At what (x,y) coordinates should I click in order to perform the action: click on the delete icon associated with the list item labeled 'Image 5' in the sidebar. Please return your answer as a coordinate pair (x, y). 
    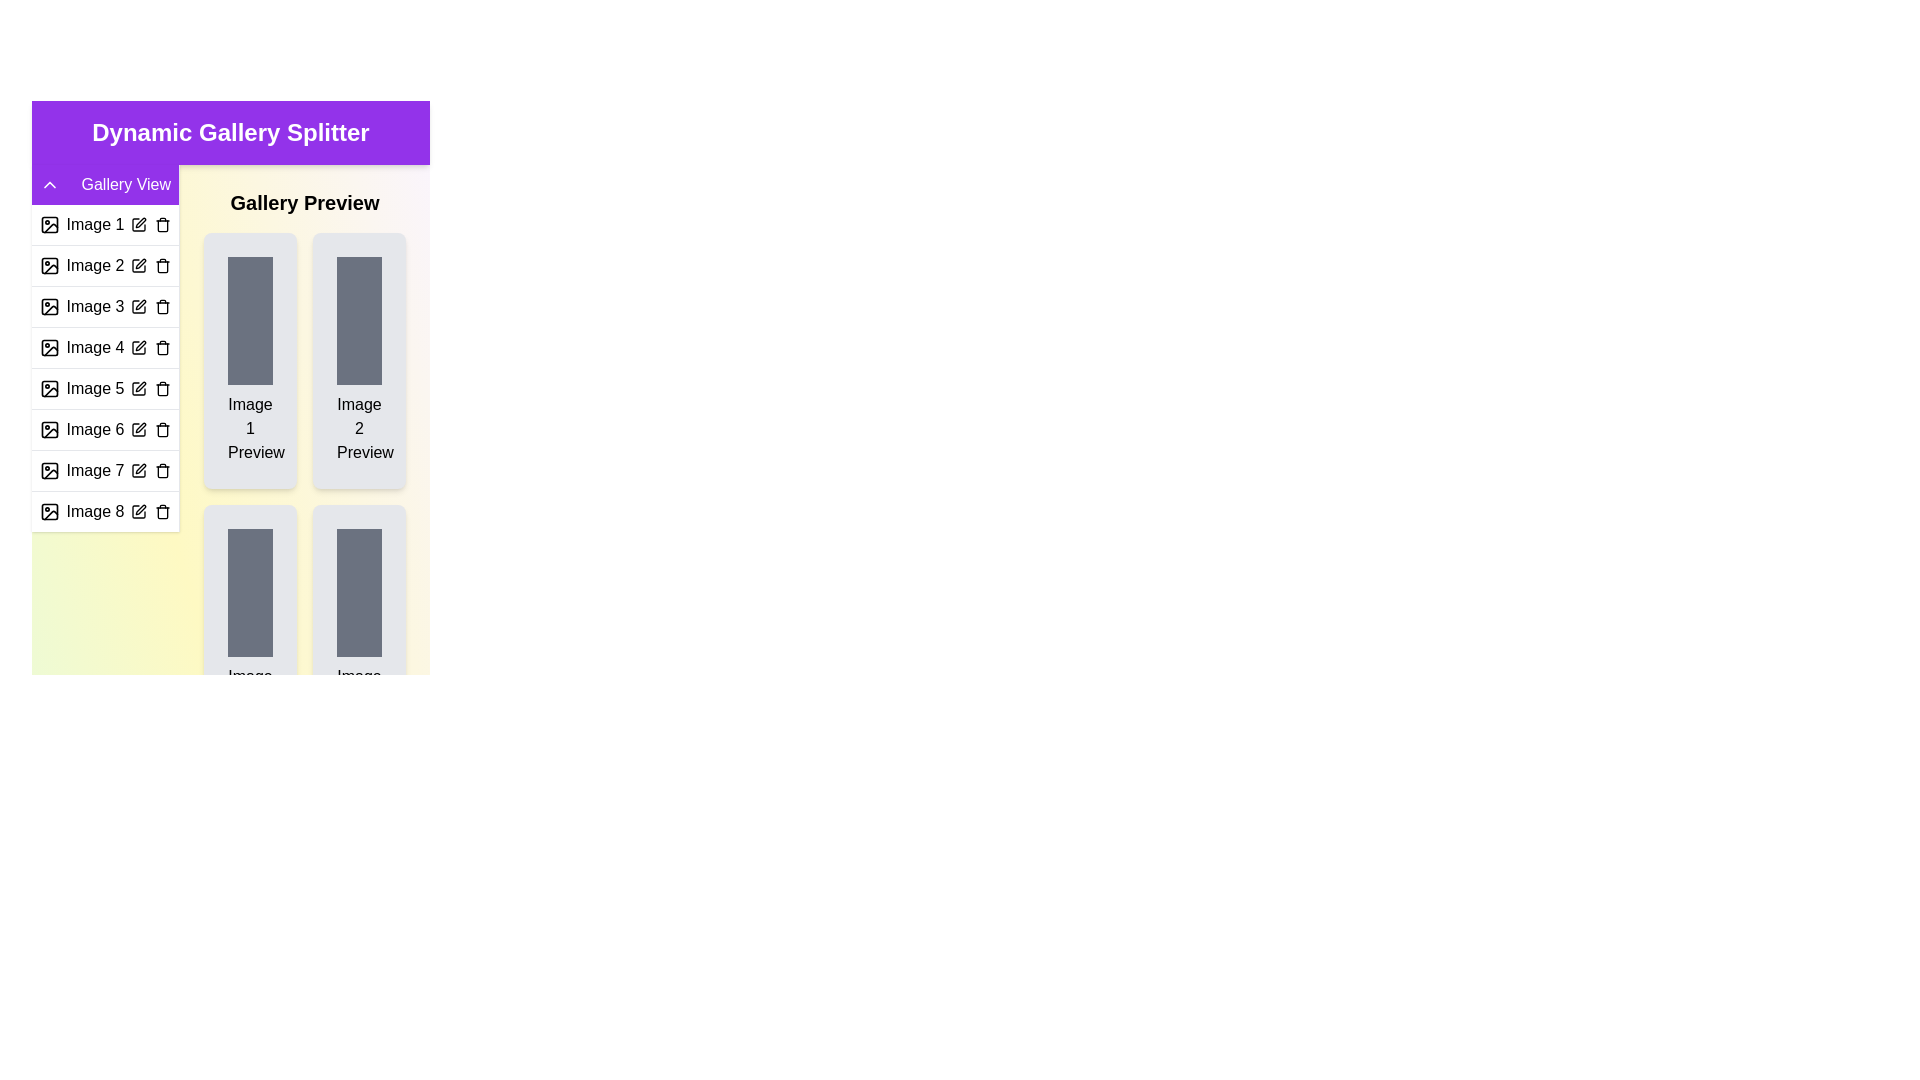
    Looking at the image, I should click on (104, 388).